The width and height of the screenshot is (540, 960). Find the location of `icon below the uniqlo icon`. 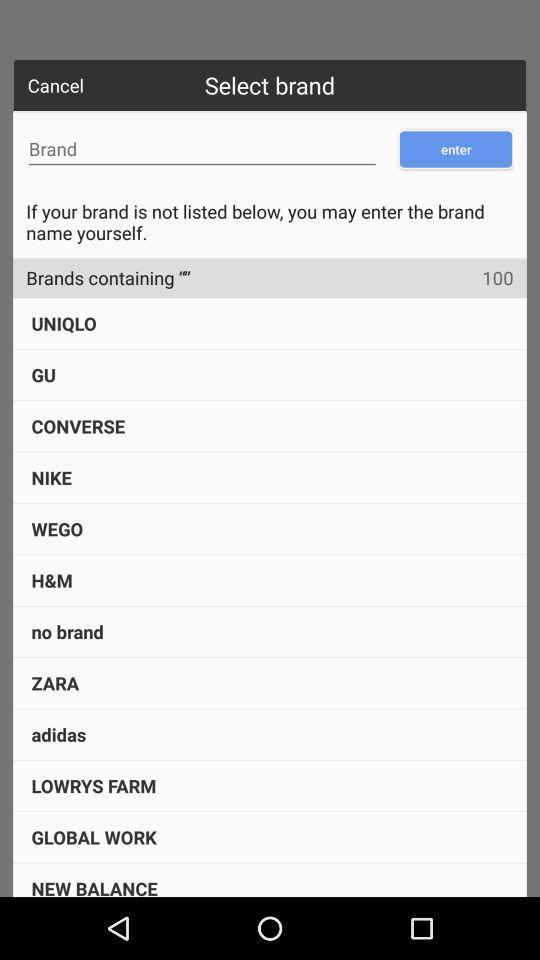

icon below the uniqlo icon is located at coordinates (43, 373).